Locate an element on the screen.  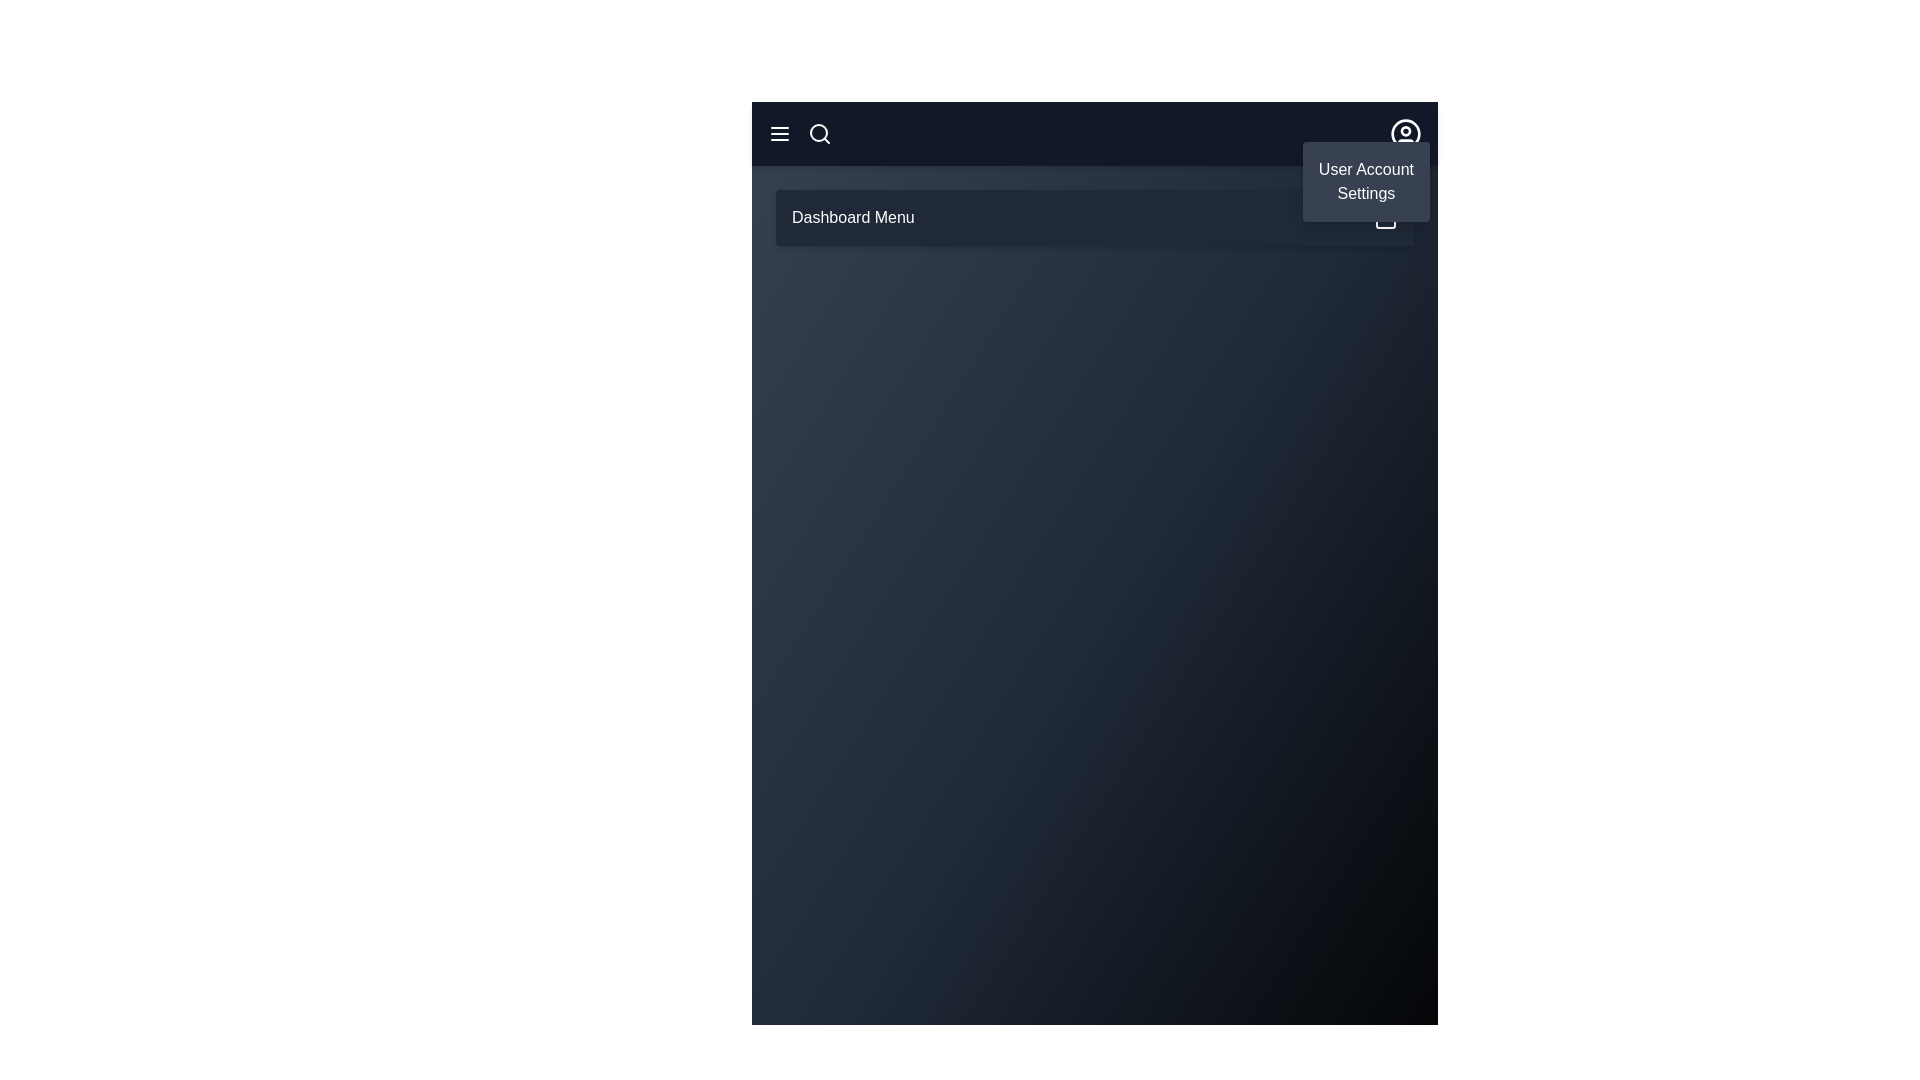
the menu icon to toggle the visibility of the main menu is located at coordinates (778, 134).